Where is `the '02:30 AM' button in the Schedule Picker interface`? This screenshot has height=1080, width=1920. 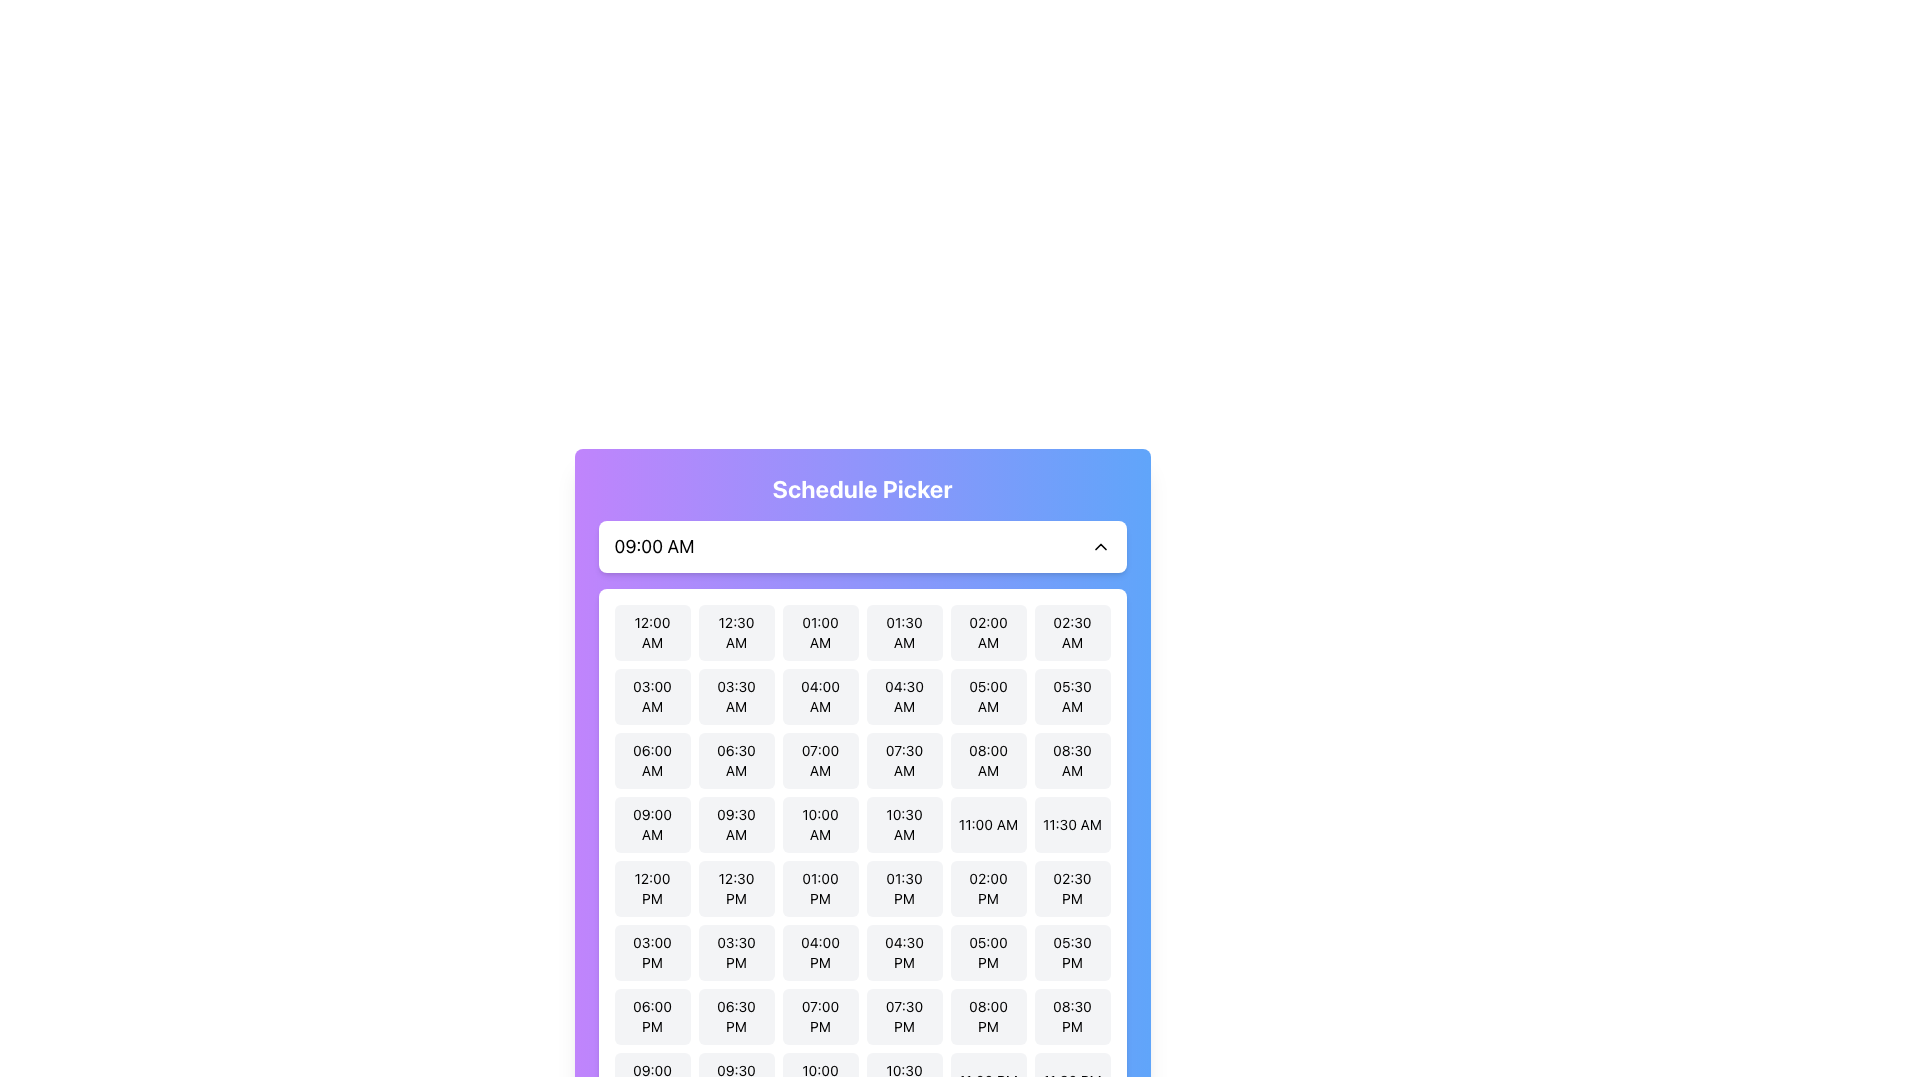
the '02:30 AM' button in the Schedule Picker interface is located at coordinates (1071, 632).